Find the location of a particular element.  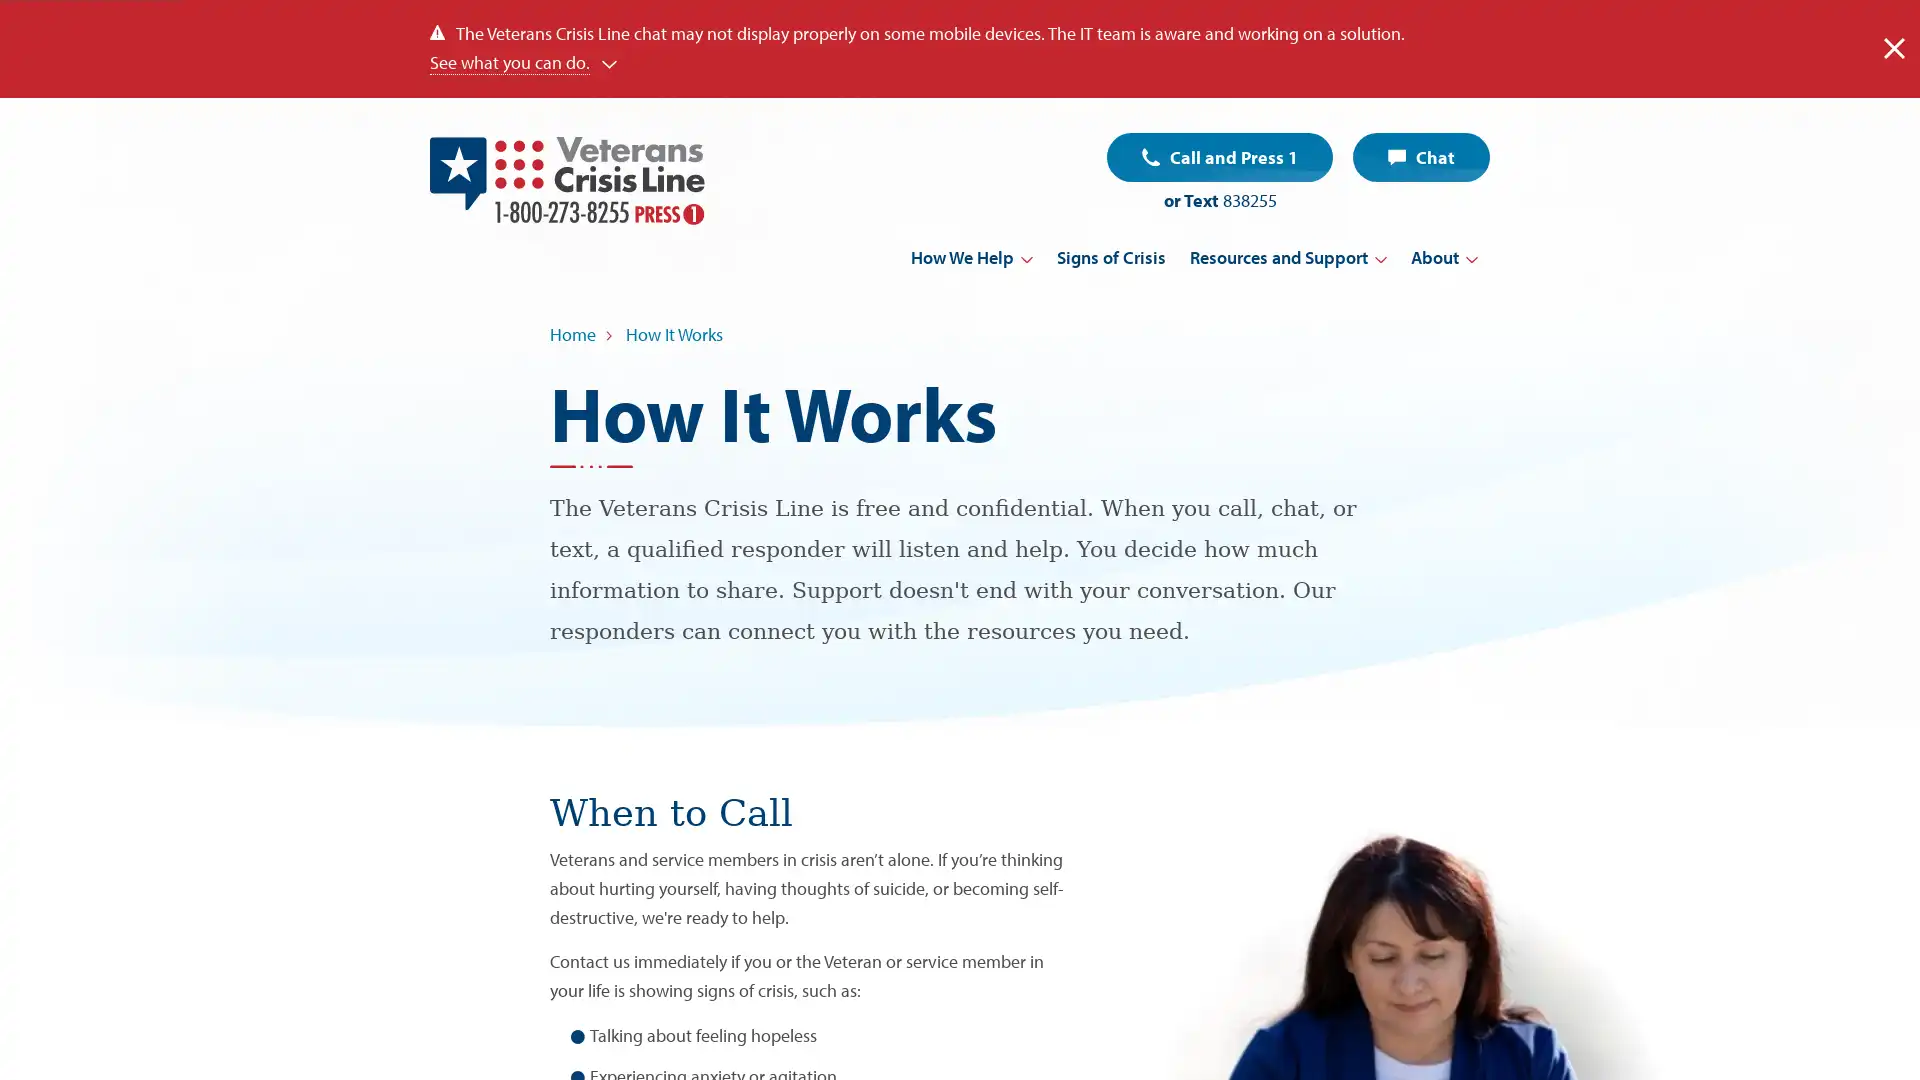

Close Banner is located at coordinates (1893, 47).